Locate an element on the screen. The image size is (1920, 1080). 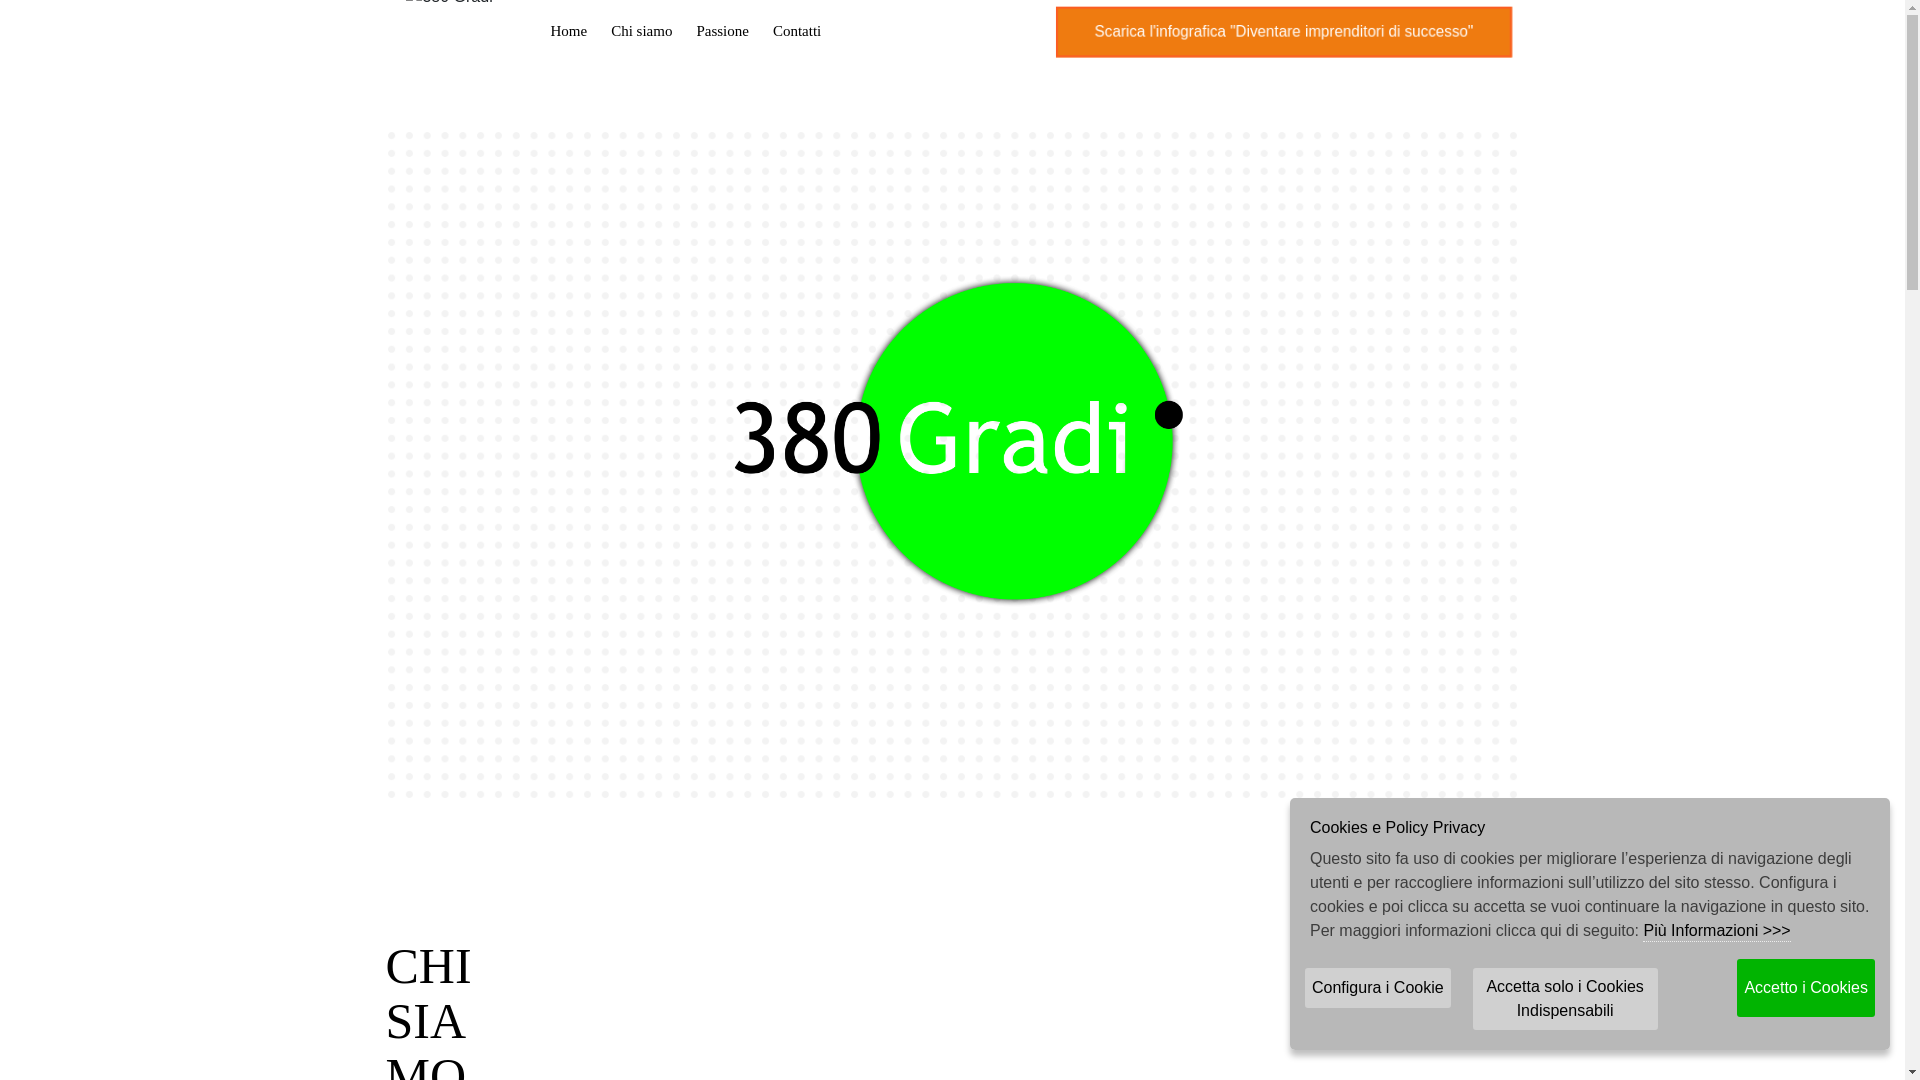
'Contatti' is located at coordinates (795, 30).